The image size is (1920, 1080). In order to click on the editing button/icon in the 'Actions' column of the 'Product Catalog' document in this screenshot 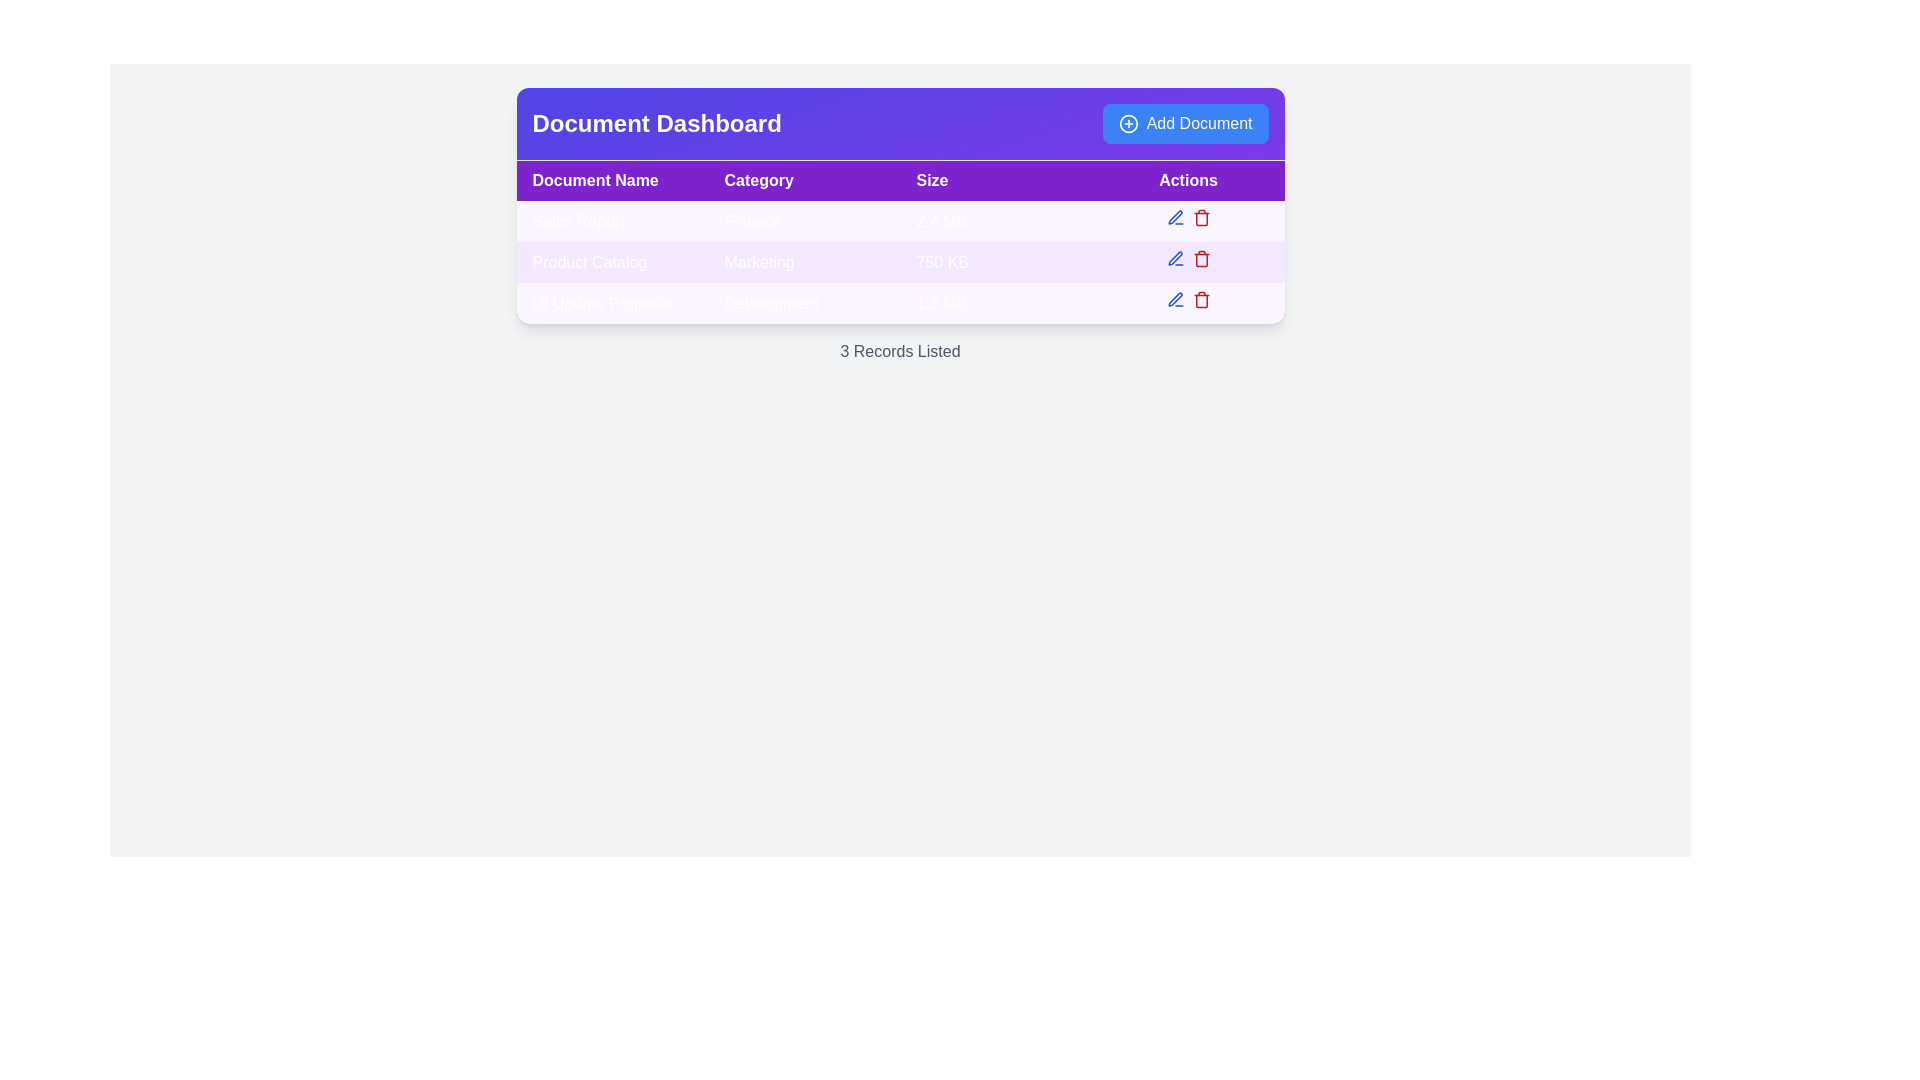, I will do `click(1175, 257)`.